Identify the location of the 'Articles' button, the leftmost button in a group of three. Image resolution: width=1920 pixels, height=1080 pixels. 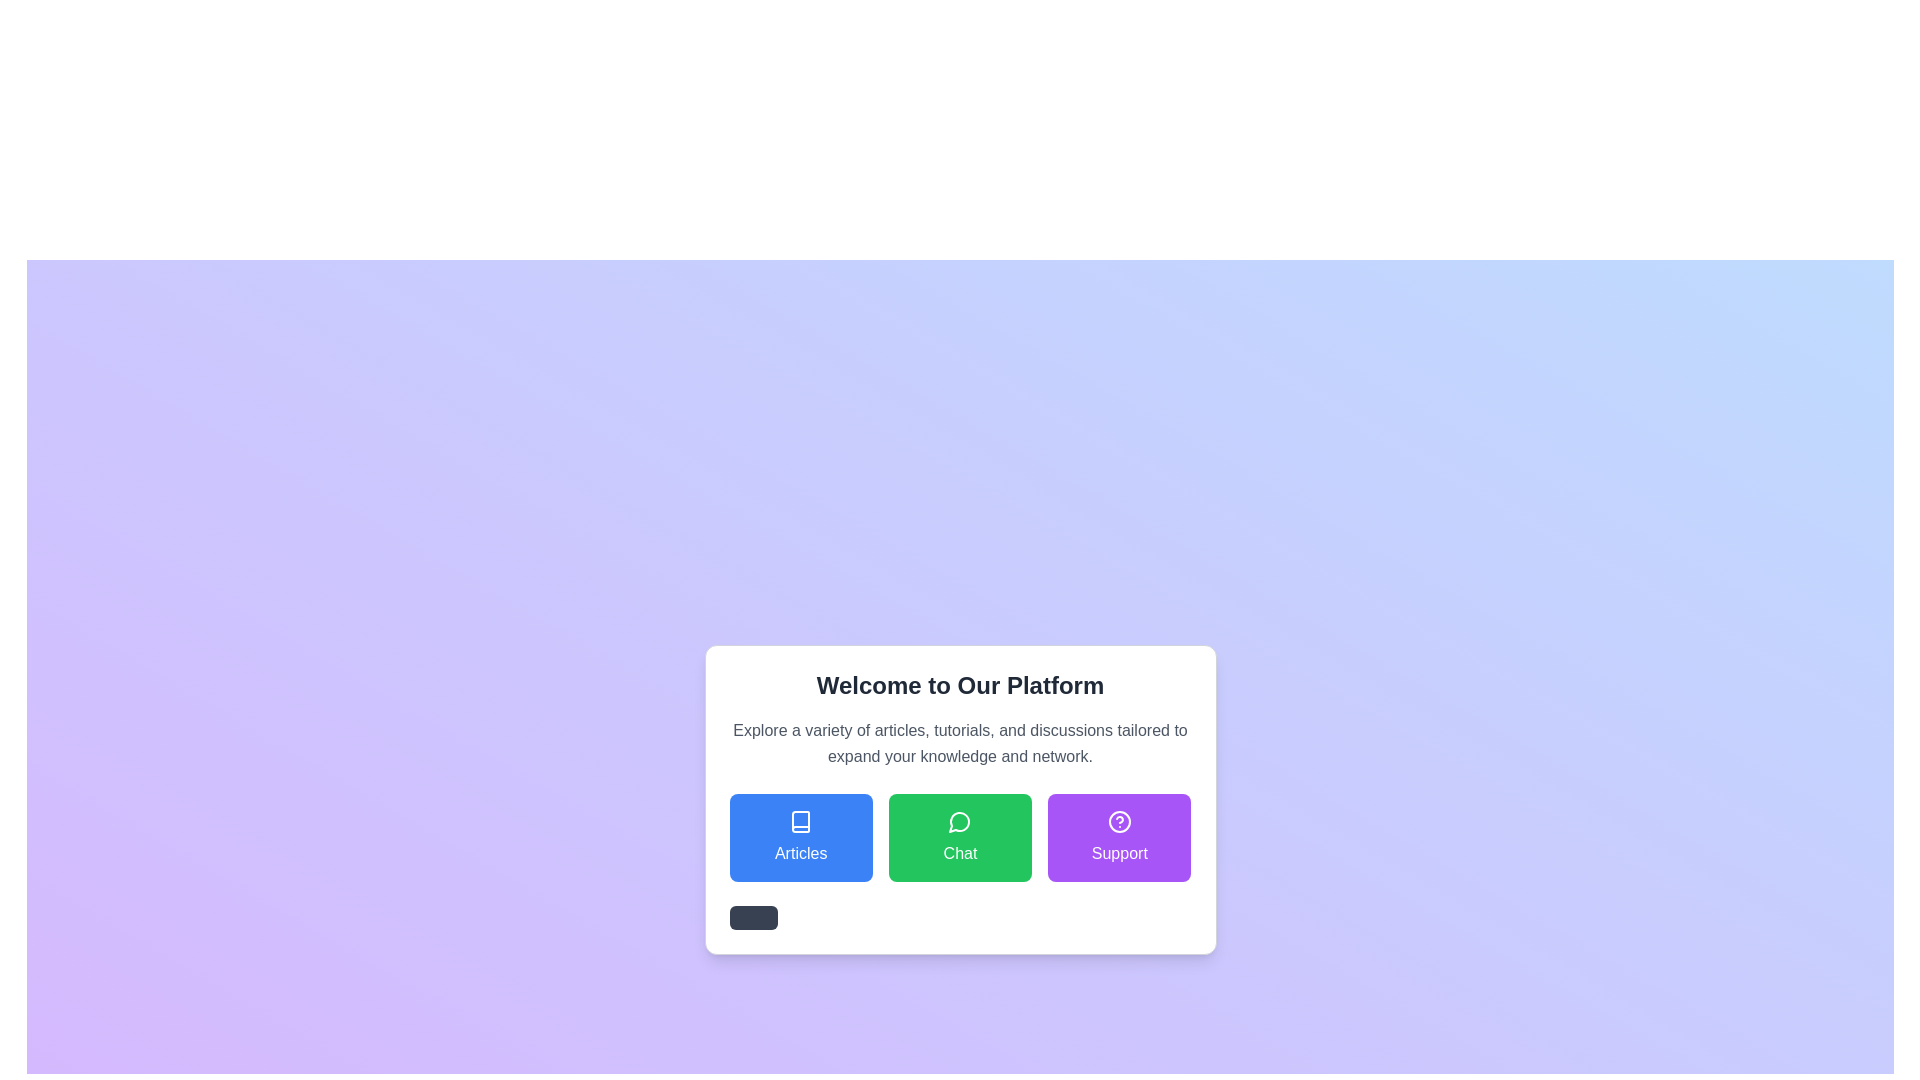
(801, 837).